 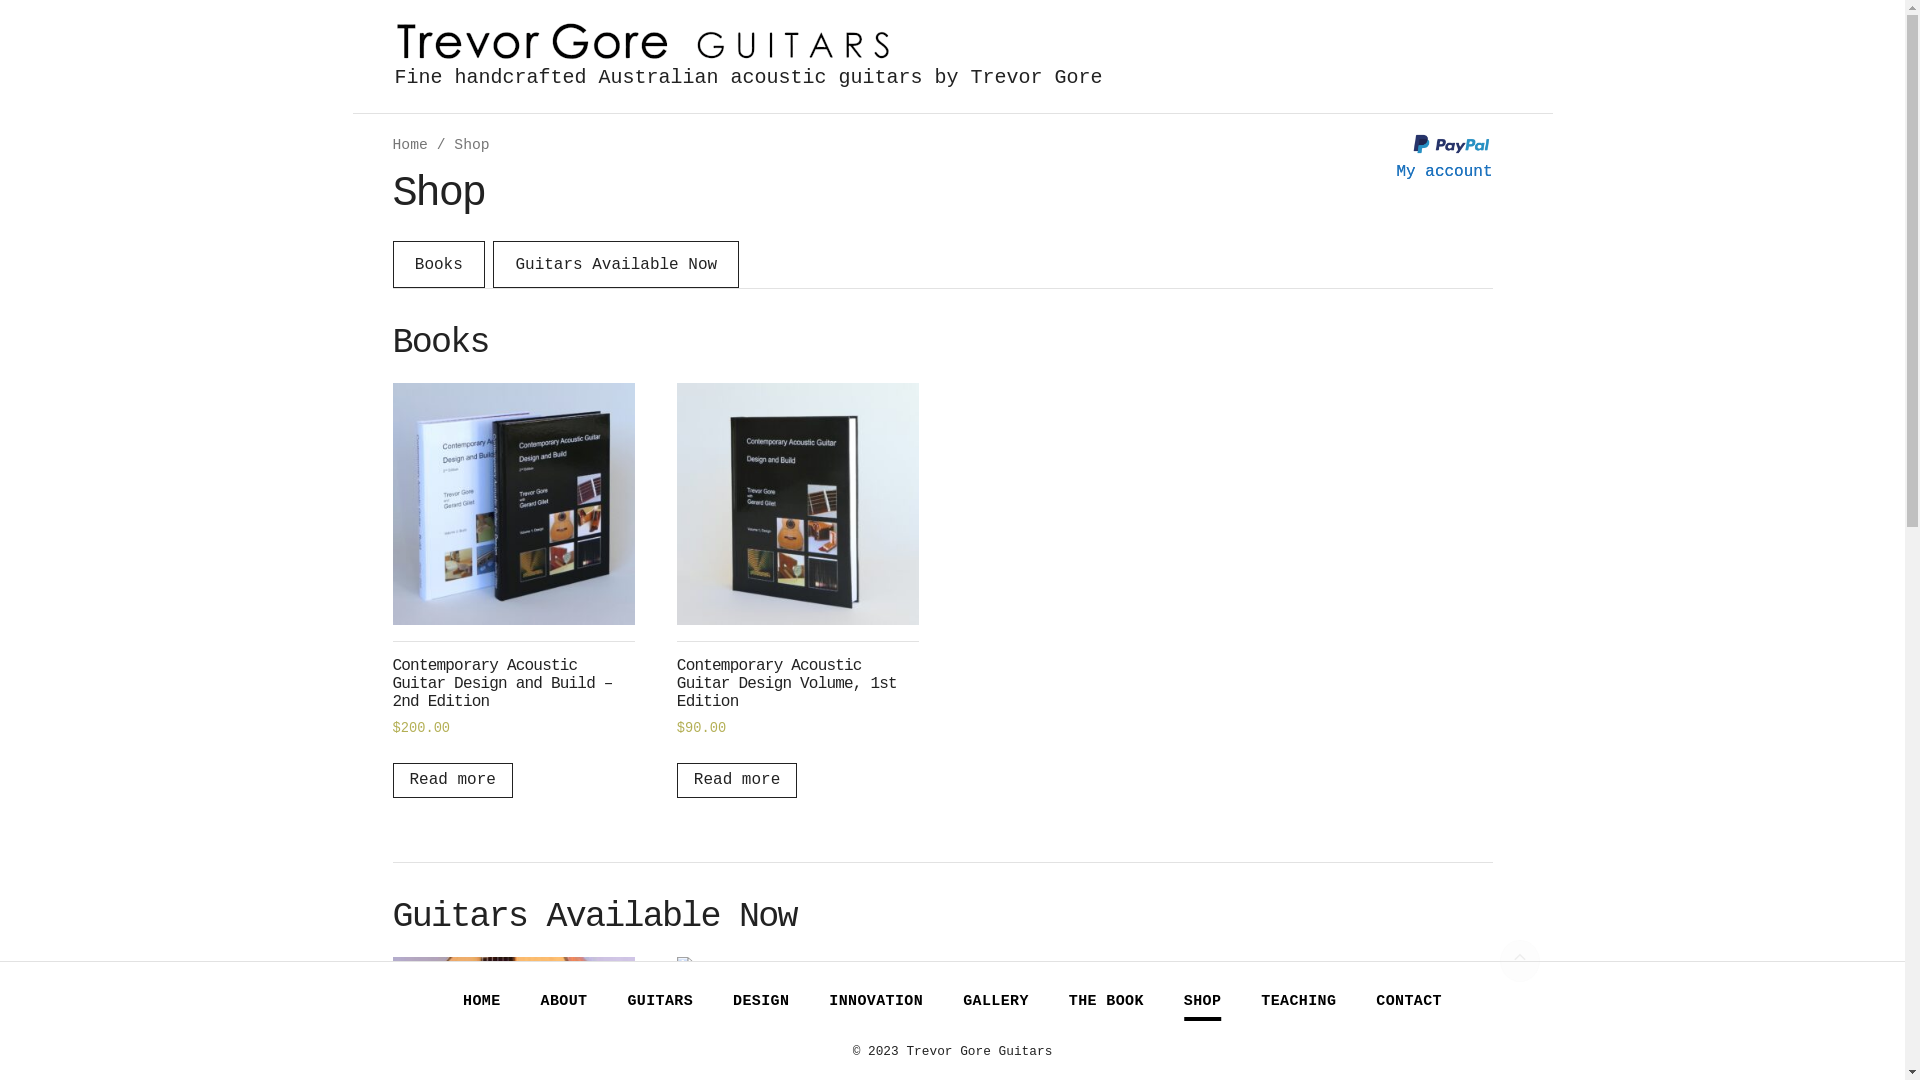 I want to click on 'Read more', so click(x=736, y=779).